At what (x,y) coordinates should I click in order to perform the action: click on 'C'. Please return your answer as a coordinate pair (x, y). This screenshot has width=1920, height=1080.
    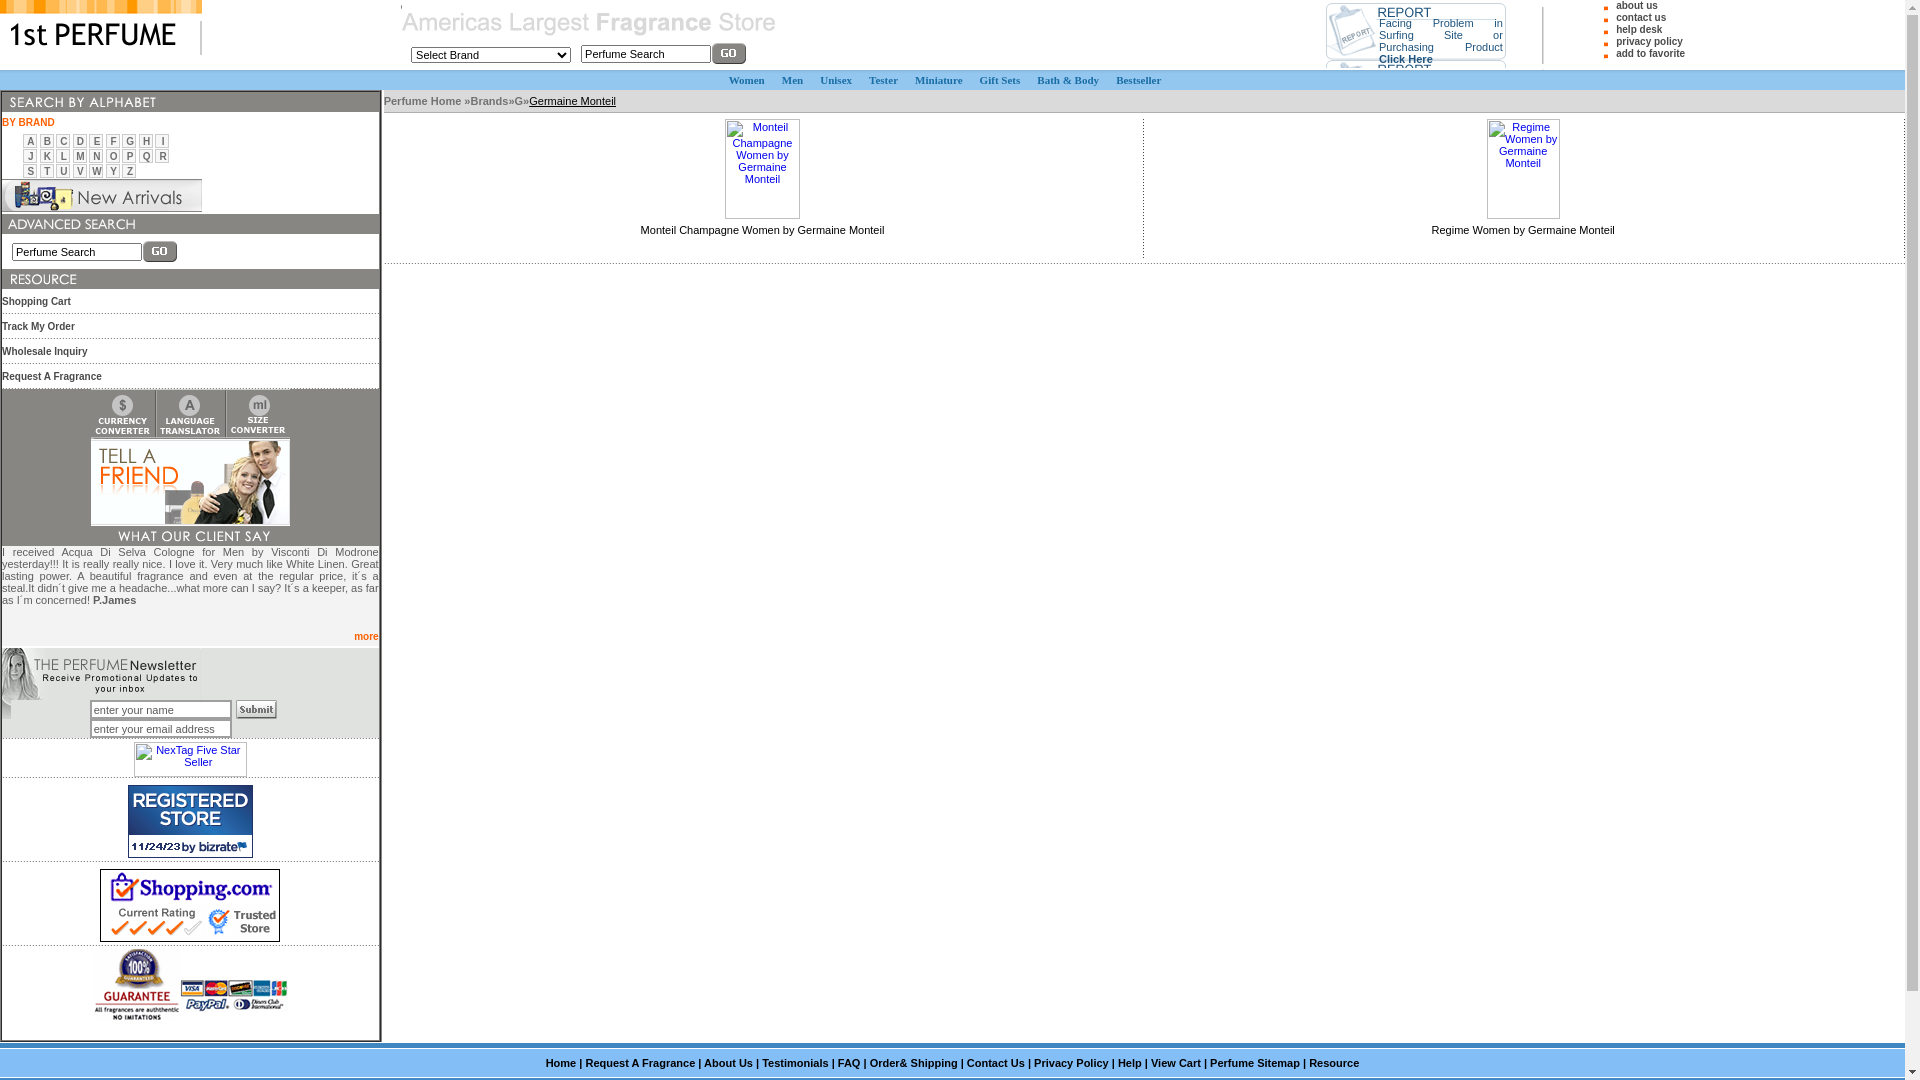
    Looking at the image, I should click on (59, 140).